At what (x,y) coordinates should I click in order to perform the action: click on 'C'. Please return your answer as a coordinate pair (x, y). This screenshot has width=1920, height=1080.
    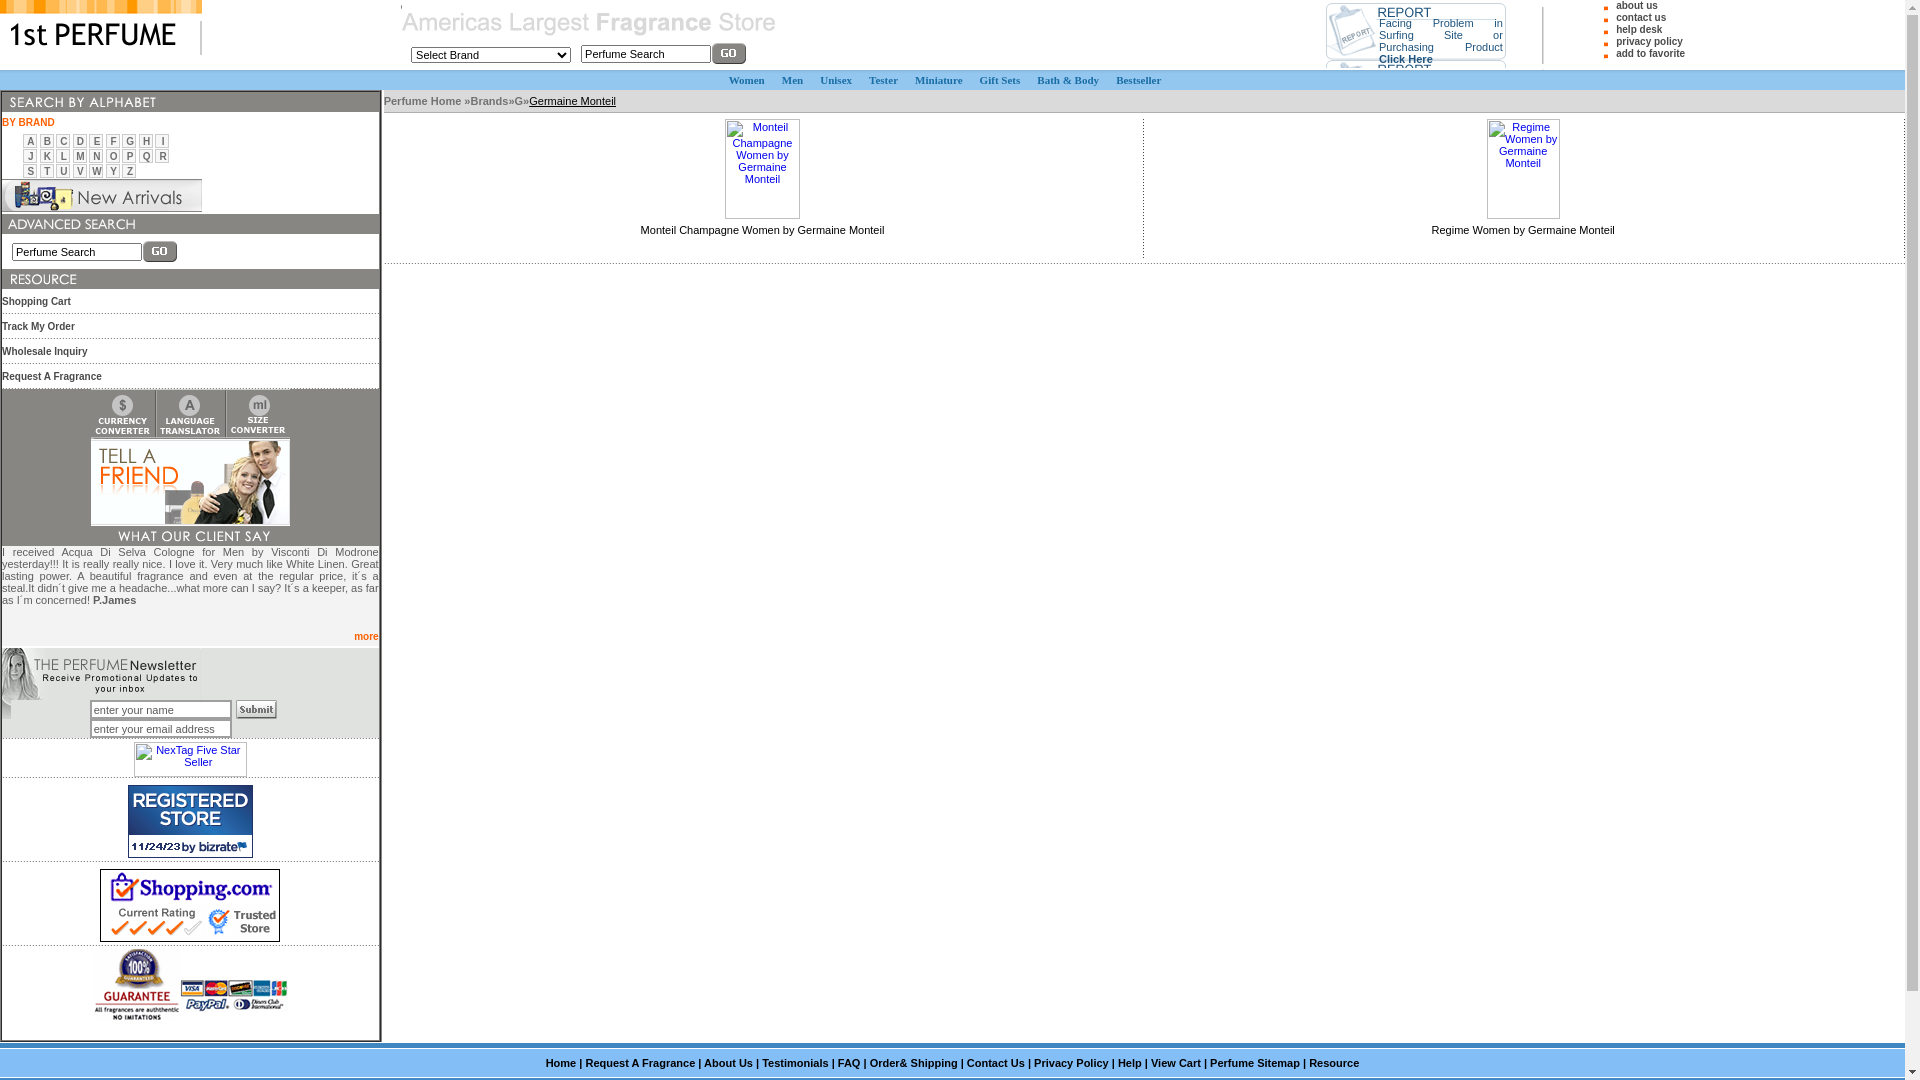
    Looking at the image, I should click on (59, 140).